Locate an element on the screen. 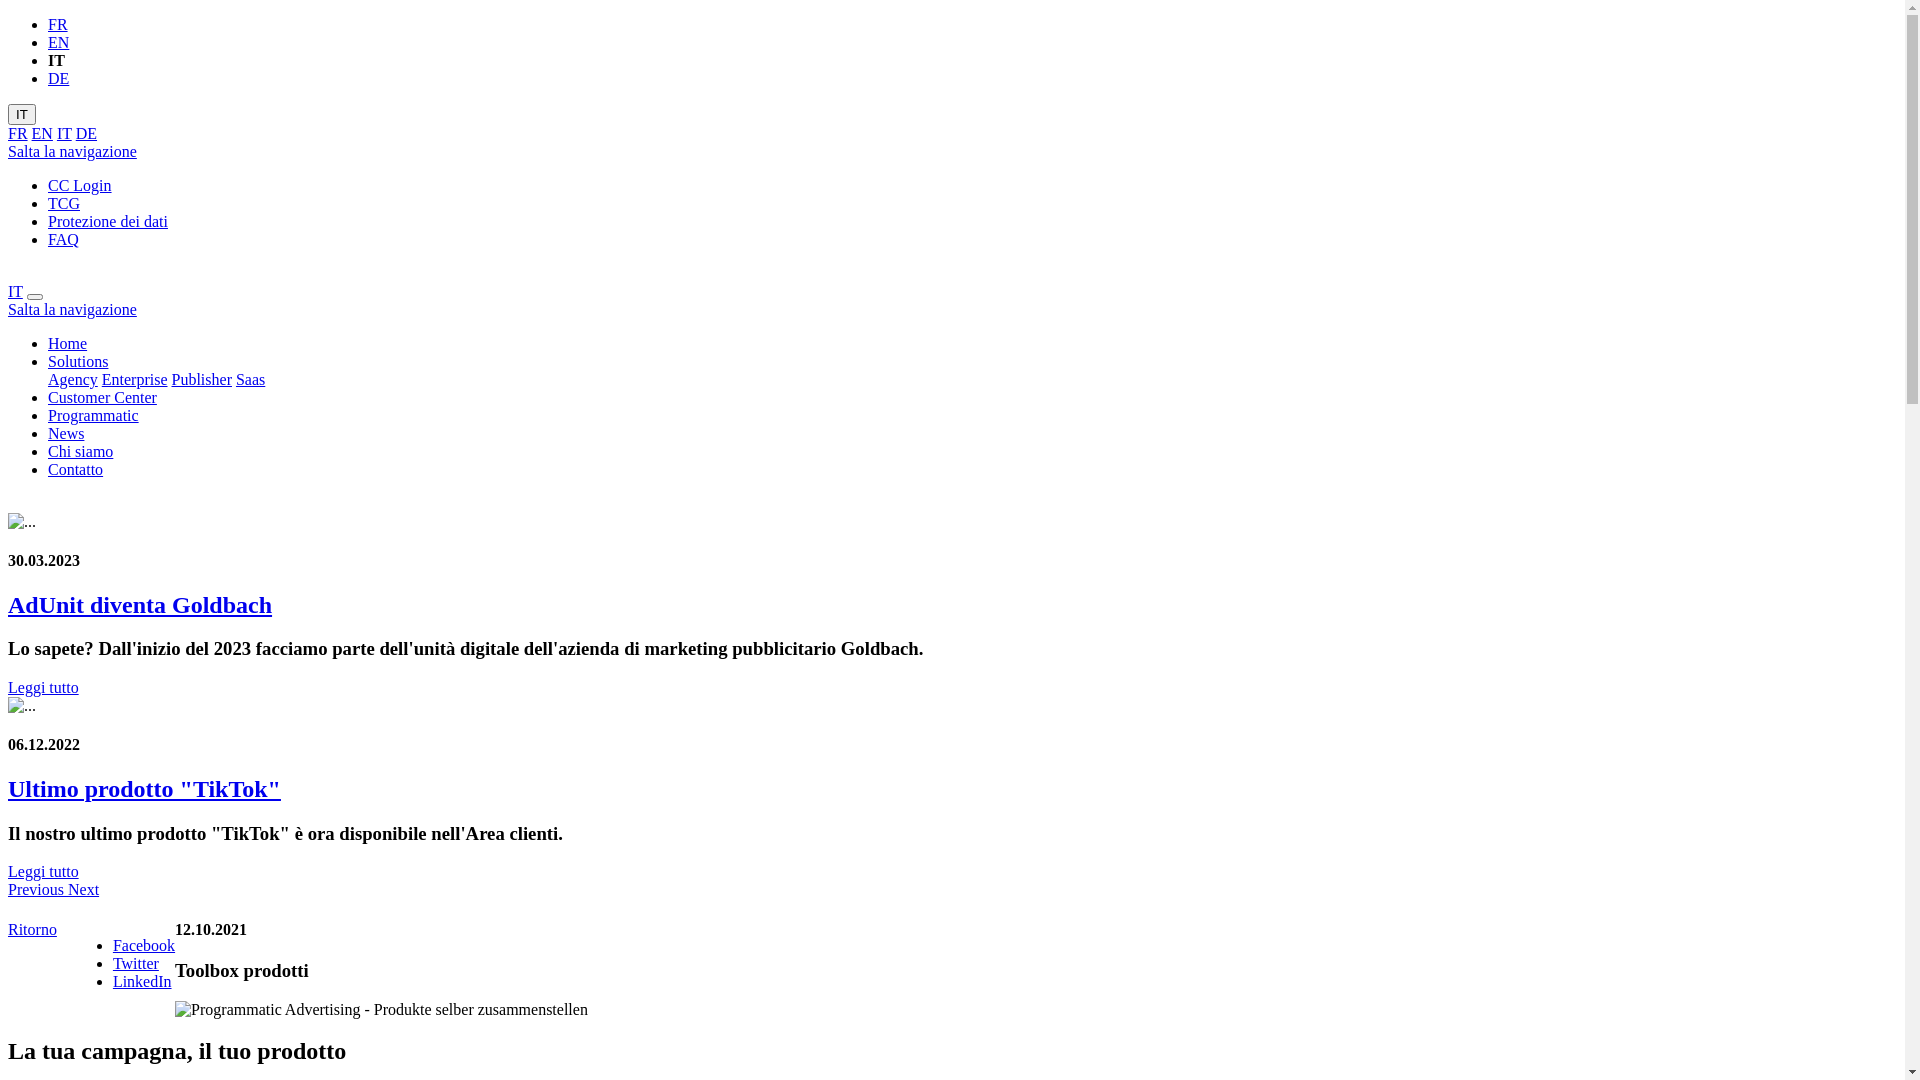  'LinkedIn' is located at coordinates (141, 980).